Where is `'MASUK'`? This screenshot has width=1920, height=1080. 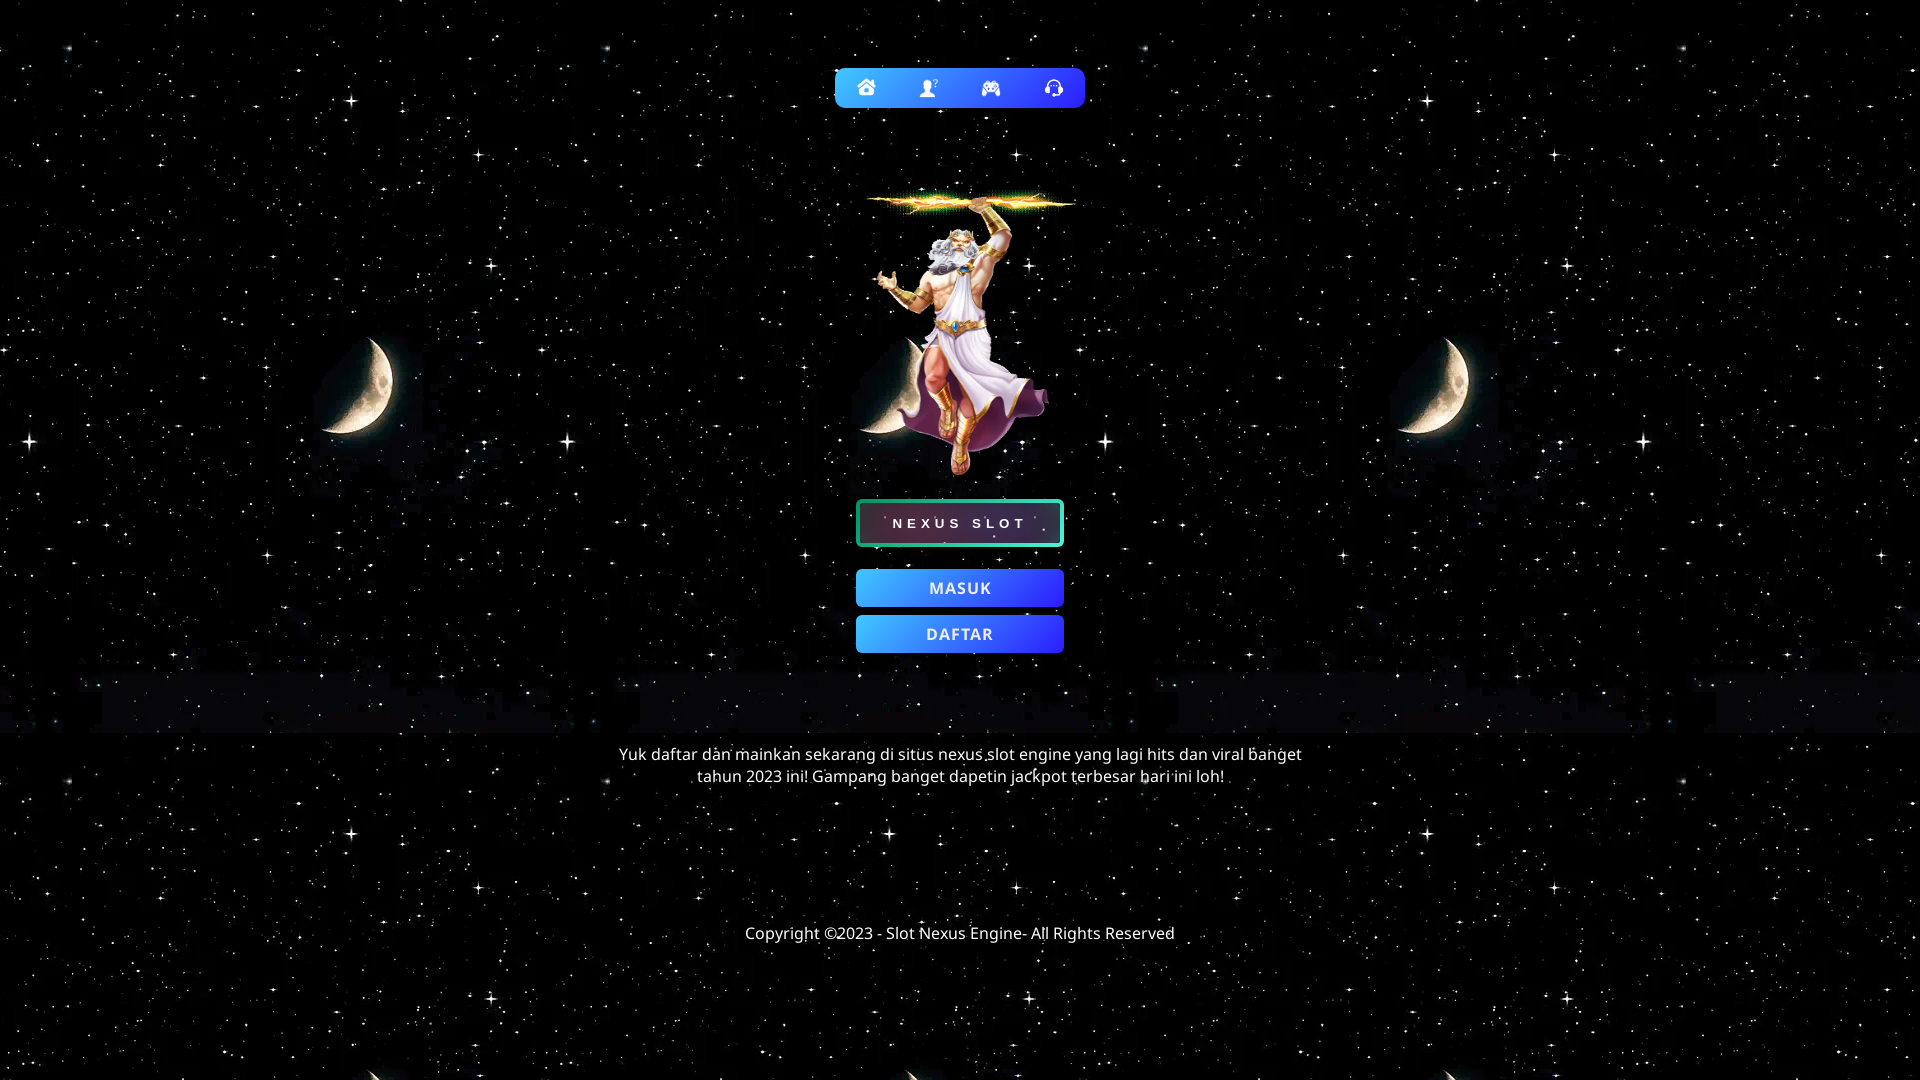 'MASUK' is located at coordinates (960, 586).